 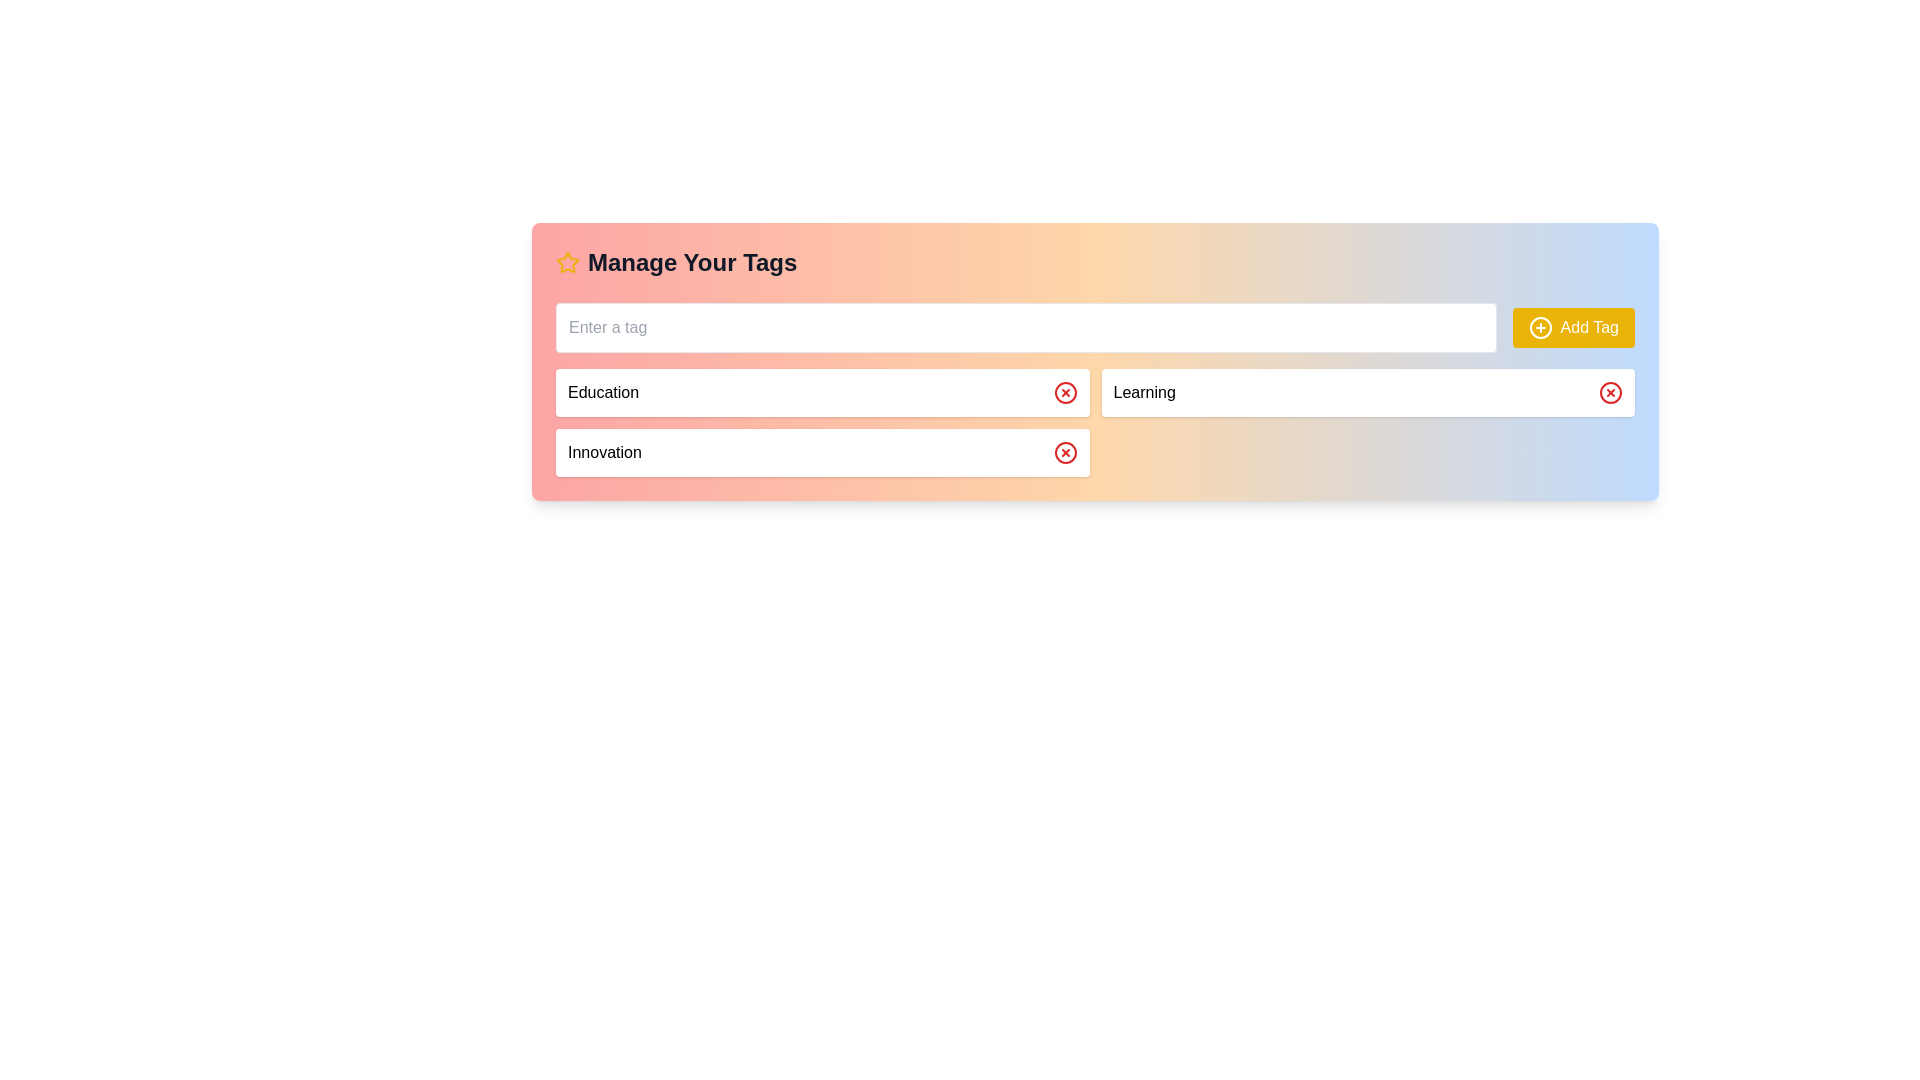 I want to click on the static text label that represents the tag 'Education', which is the first tag in the list and appears above the tag 'Innovation', so click(x=602, y=393).